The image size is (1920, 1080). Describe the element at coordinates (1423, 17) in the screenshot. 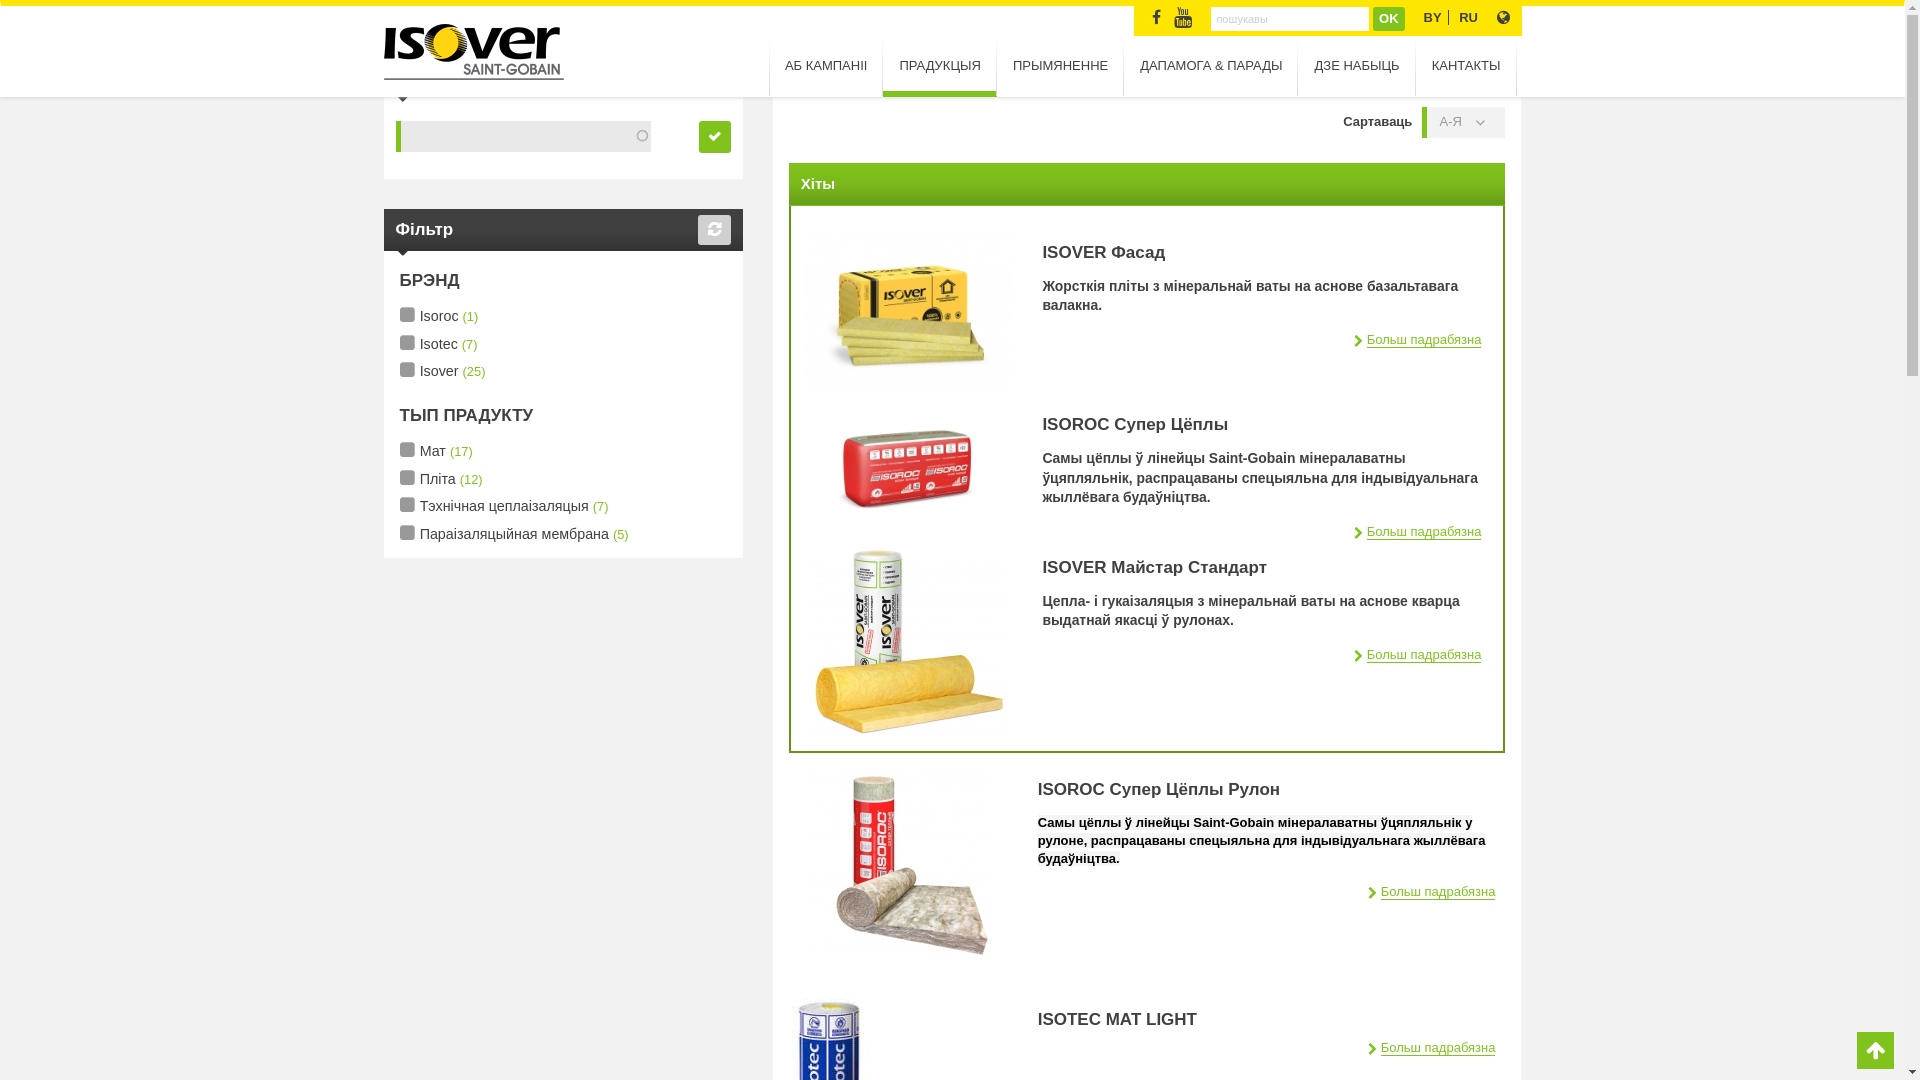

I see `'BY'` at that location.